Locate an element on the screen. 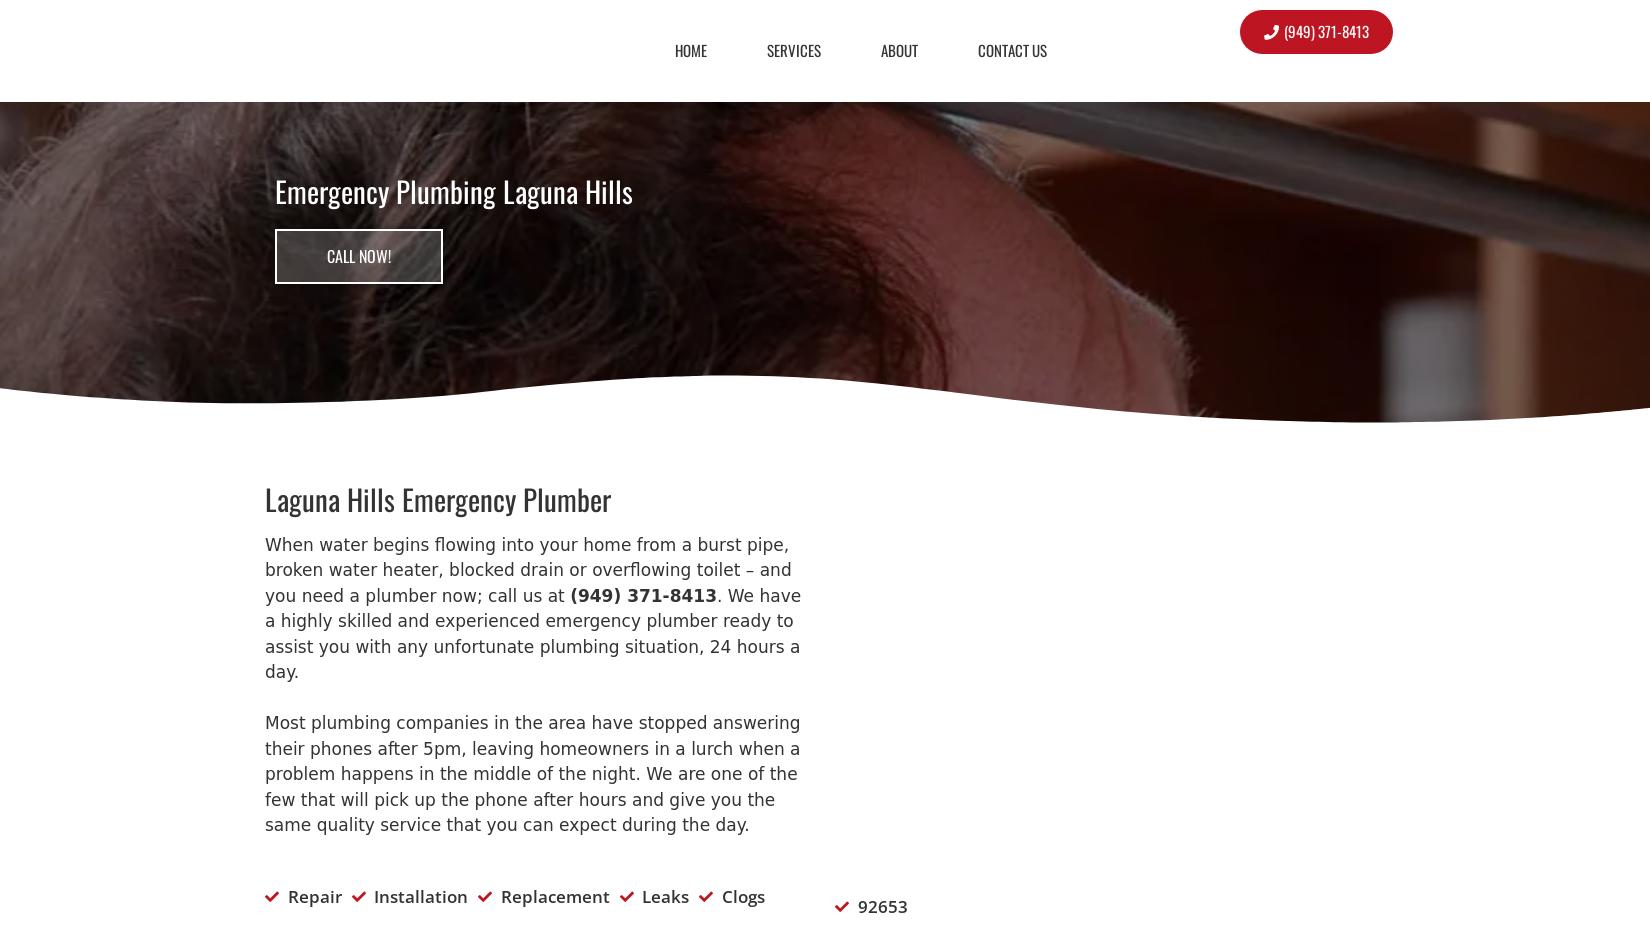 This screenshot has width=1650, height=941. 'CALL NOW!' is located at coordinates (359, 255).